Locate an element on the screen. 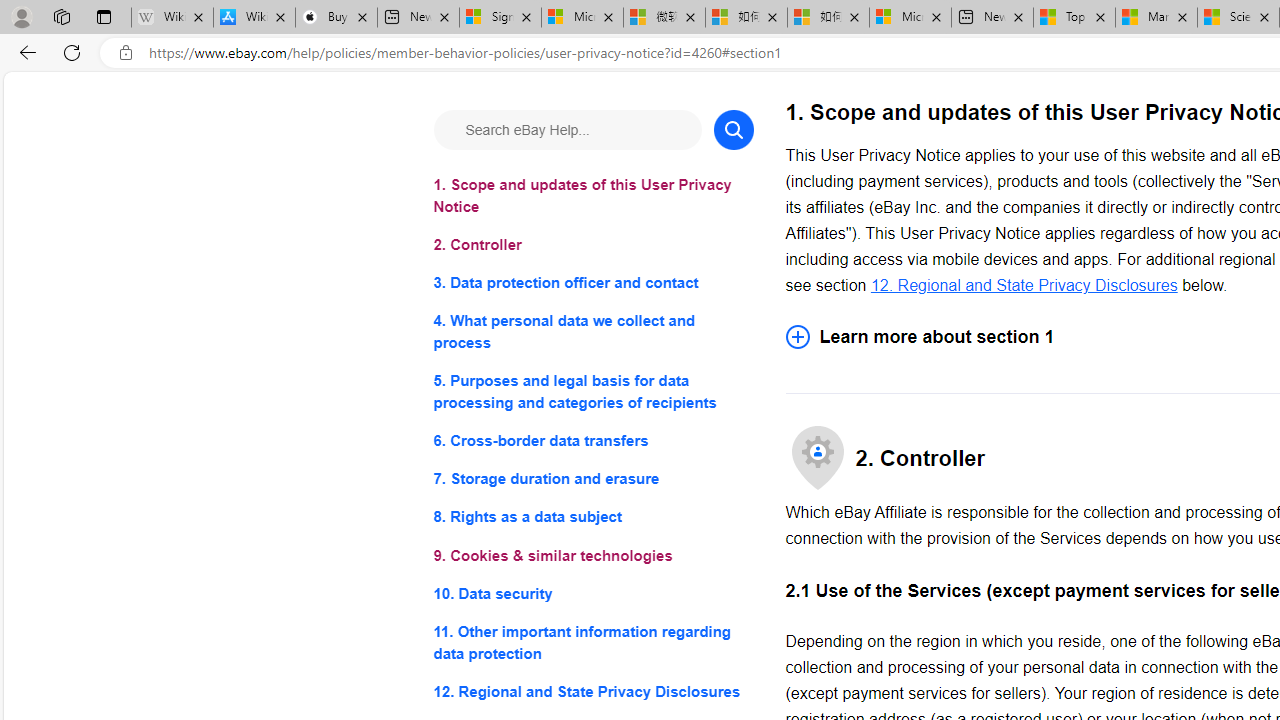 The width and height of the screenshot is (1280, 720). 'Wikipedia - Sleeping' is located at coordinates (172, 17).